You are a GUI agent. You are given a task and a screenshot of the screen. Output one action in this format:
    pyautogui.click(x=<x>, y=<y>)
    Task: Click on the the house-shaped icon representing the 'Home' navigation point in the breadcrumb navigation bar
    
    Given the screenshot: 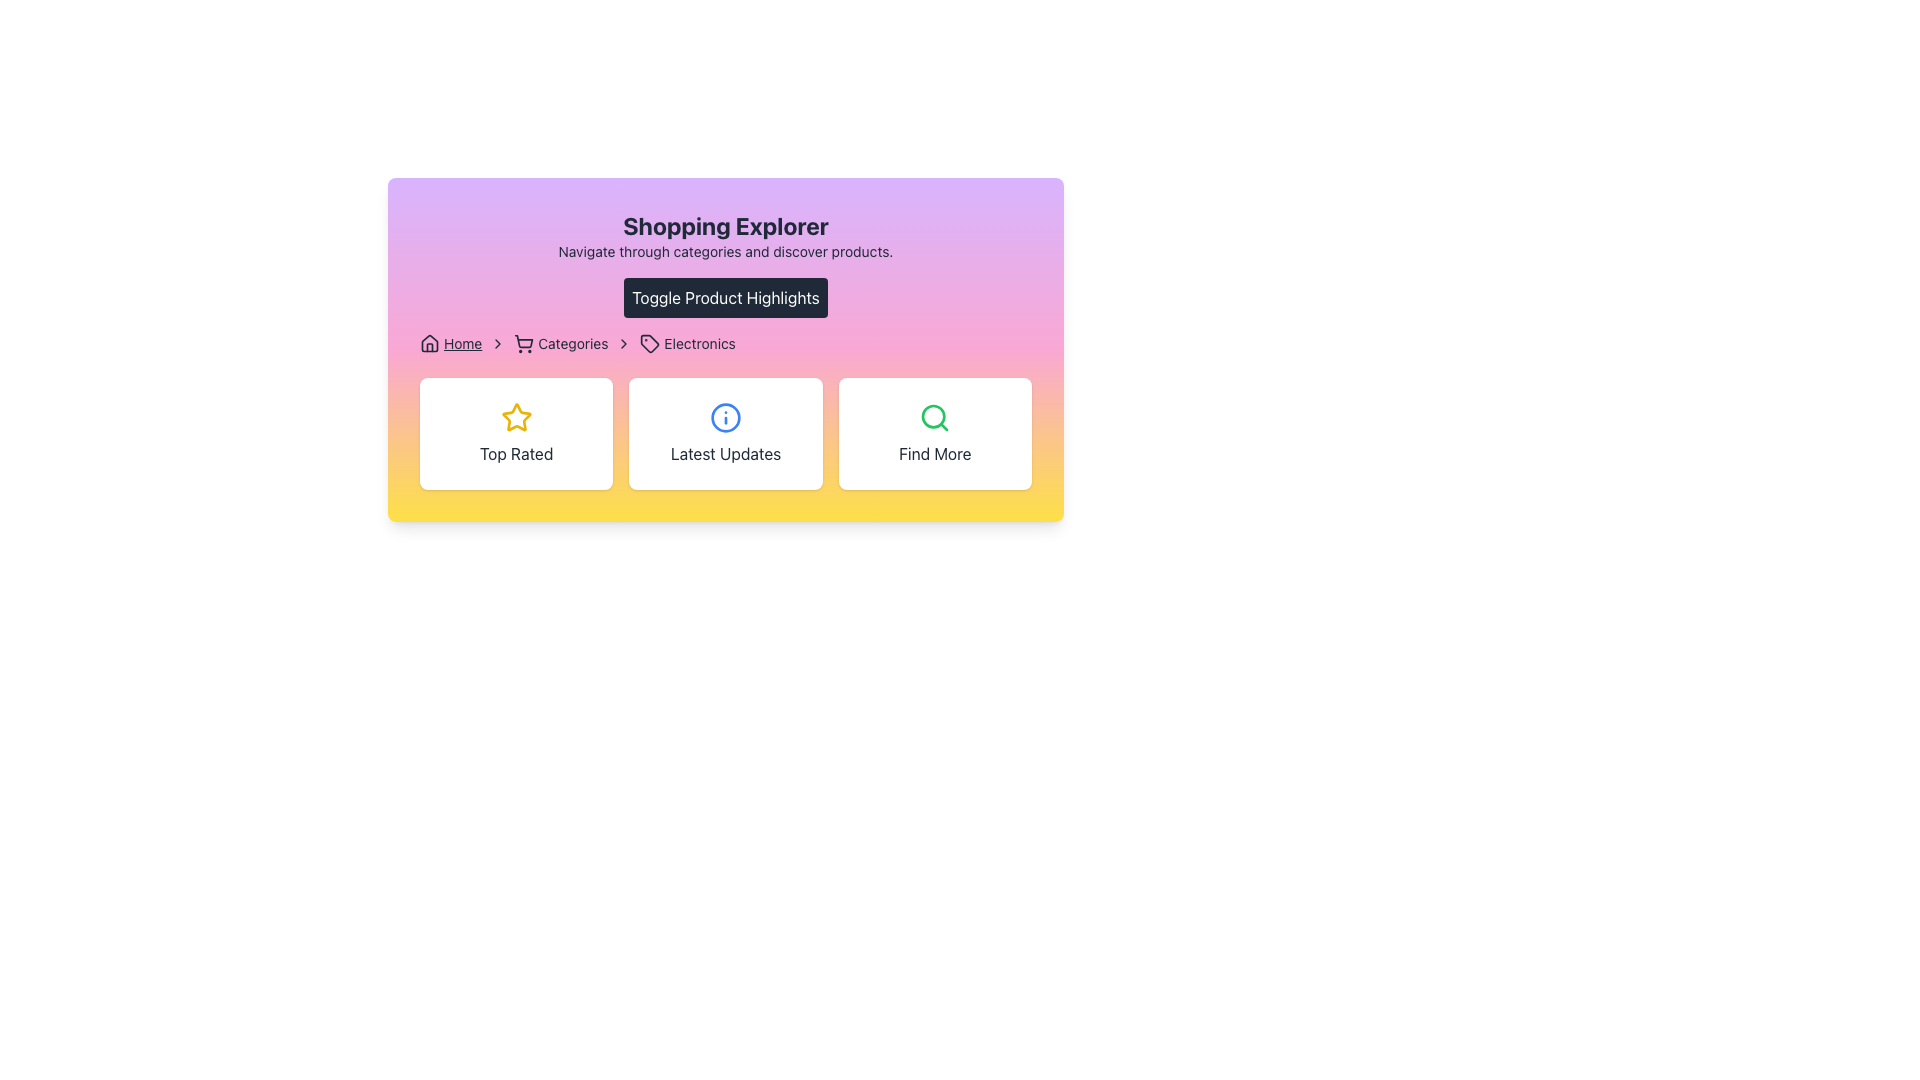 What is the action you would take?
    pyautogui.click(x=429, y=342)
    